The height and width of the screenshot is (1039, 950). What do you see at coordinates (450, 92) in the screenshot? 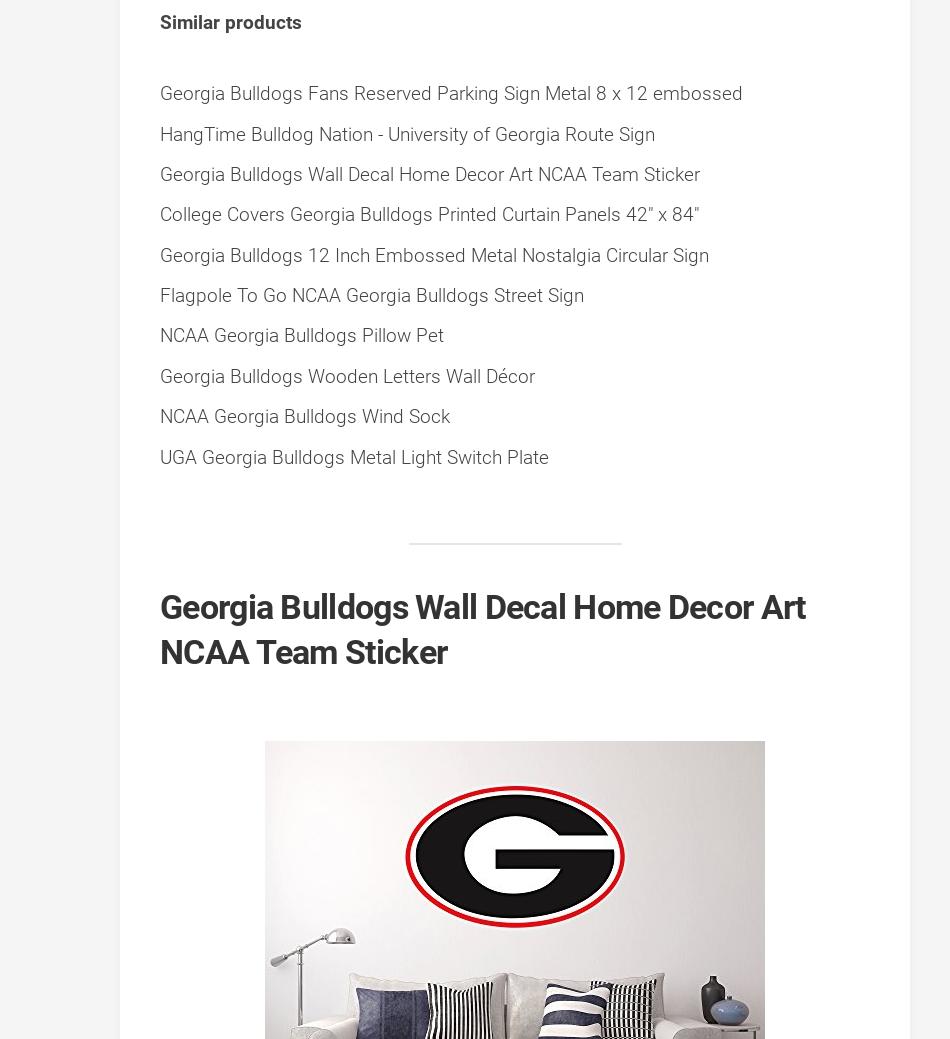
I see `'Georgia Bulldogs Fans Reserved Parking Sign Metal 8 x 12 embossed'` at bounding box center [450, 92].